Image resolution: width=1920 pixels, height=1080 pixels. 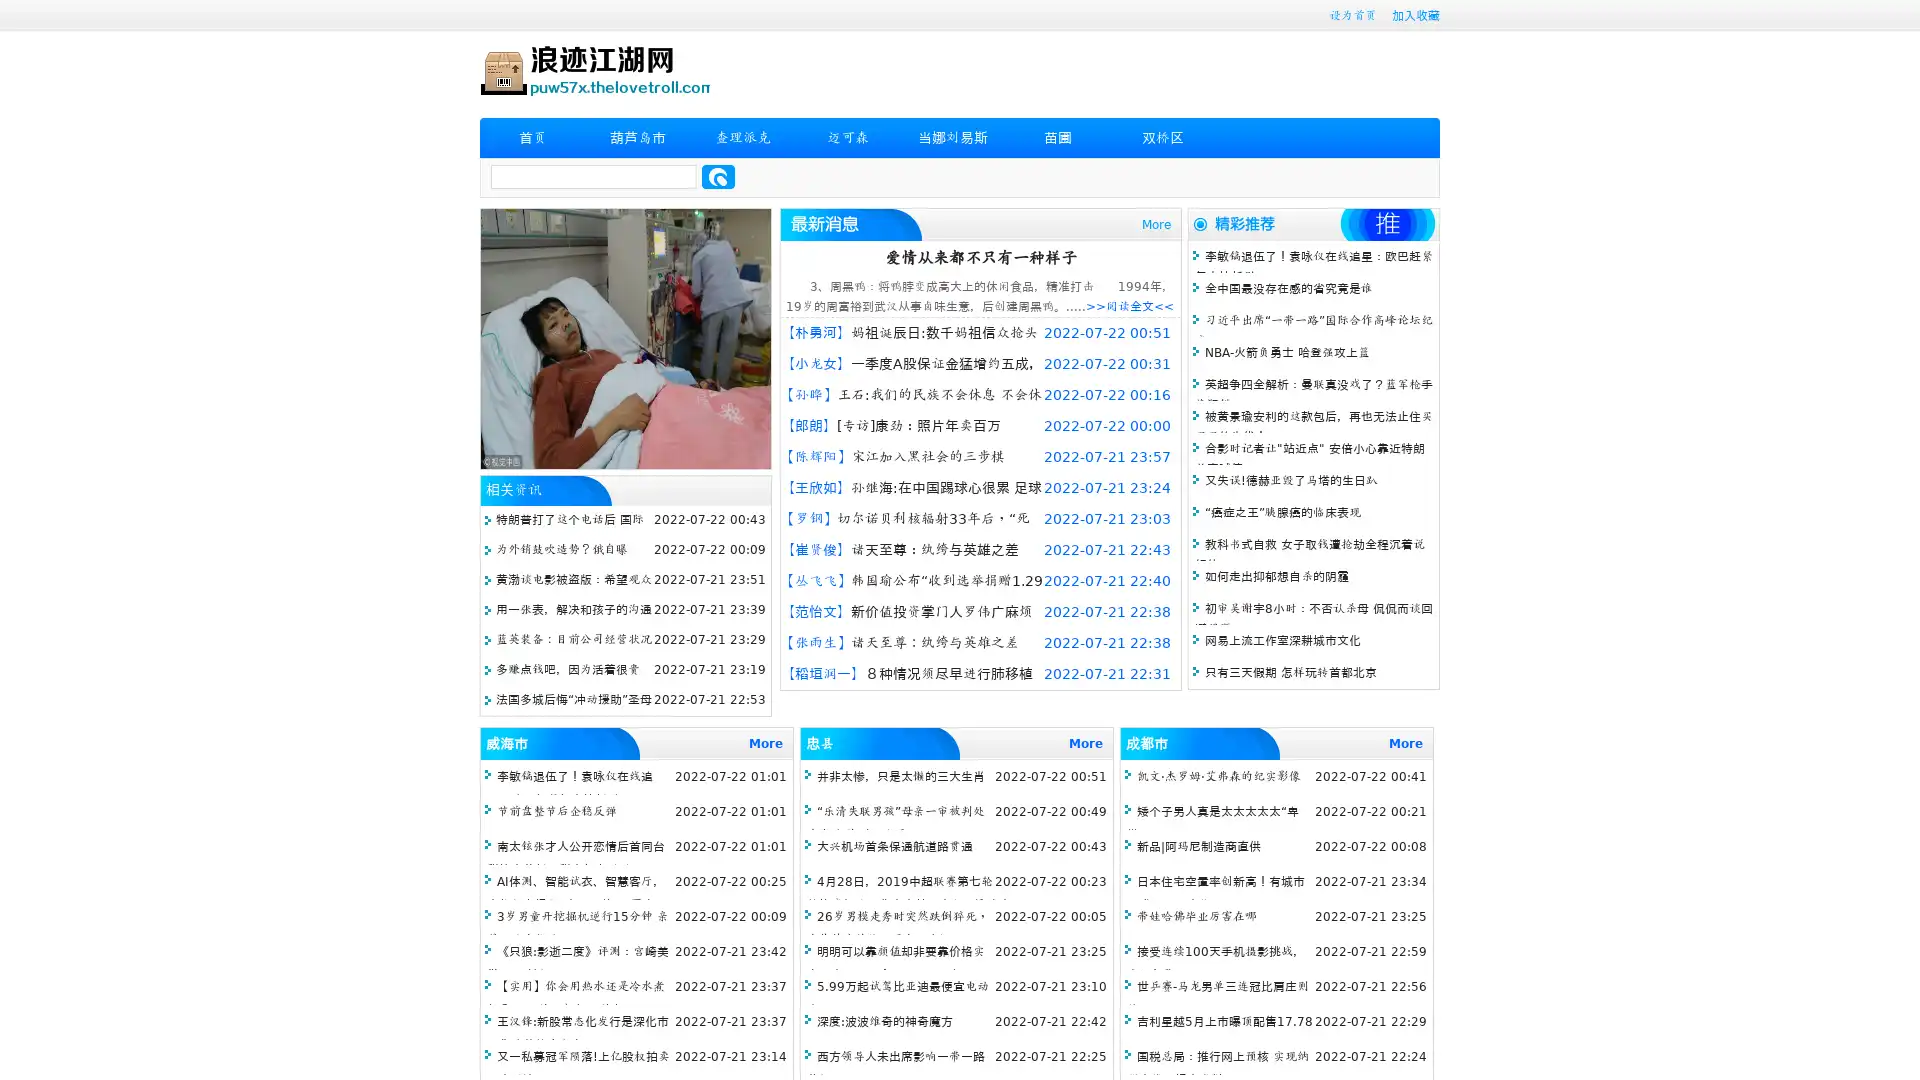 What do you see at coordinates (718, 176) in the screenshot?
I see `Search` at bounding box center [718, 176].